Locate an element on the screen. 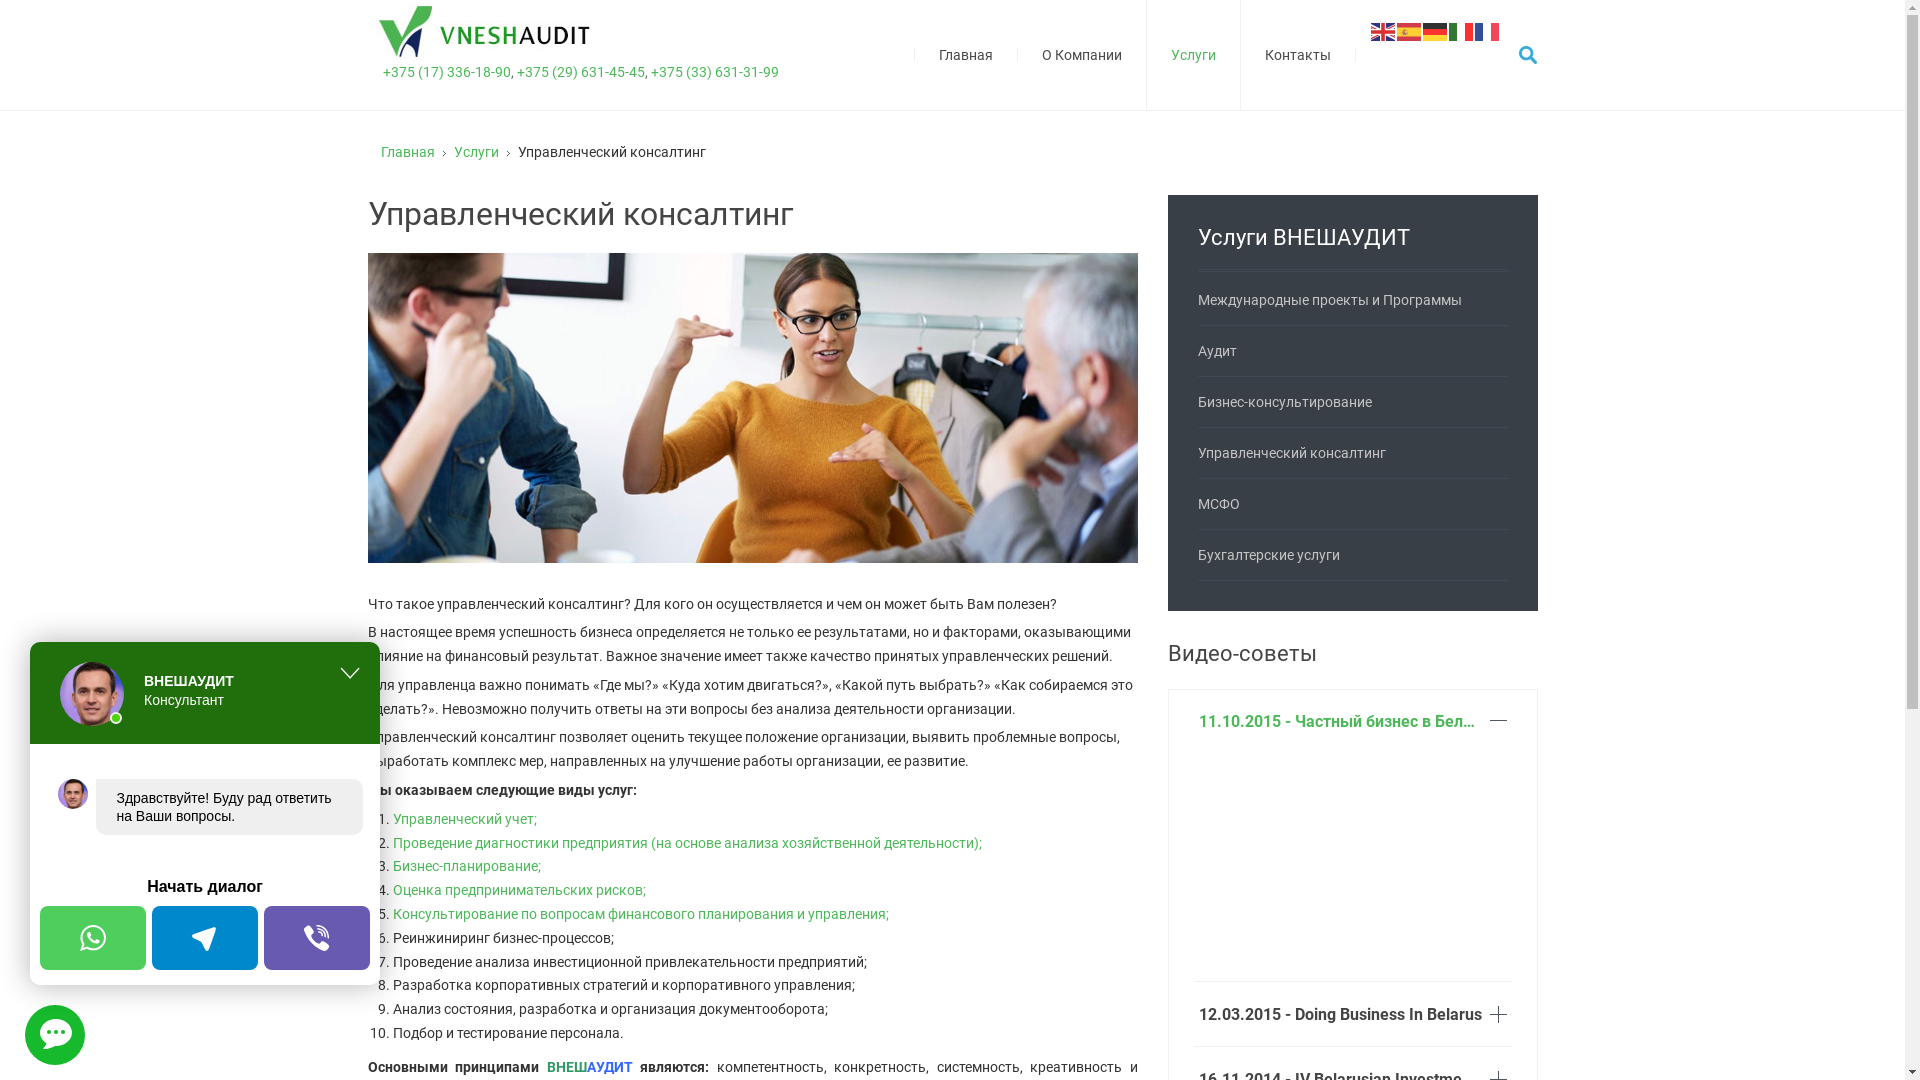  'English' is located at coordinates (1381, 30).